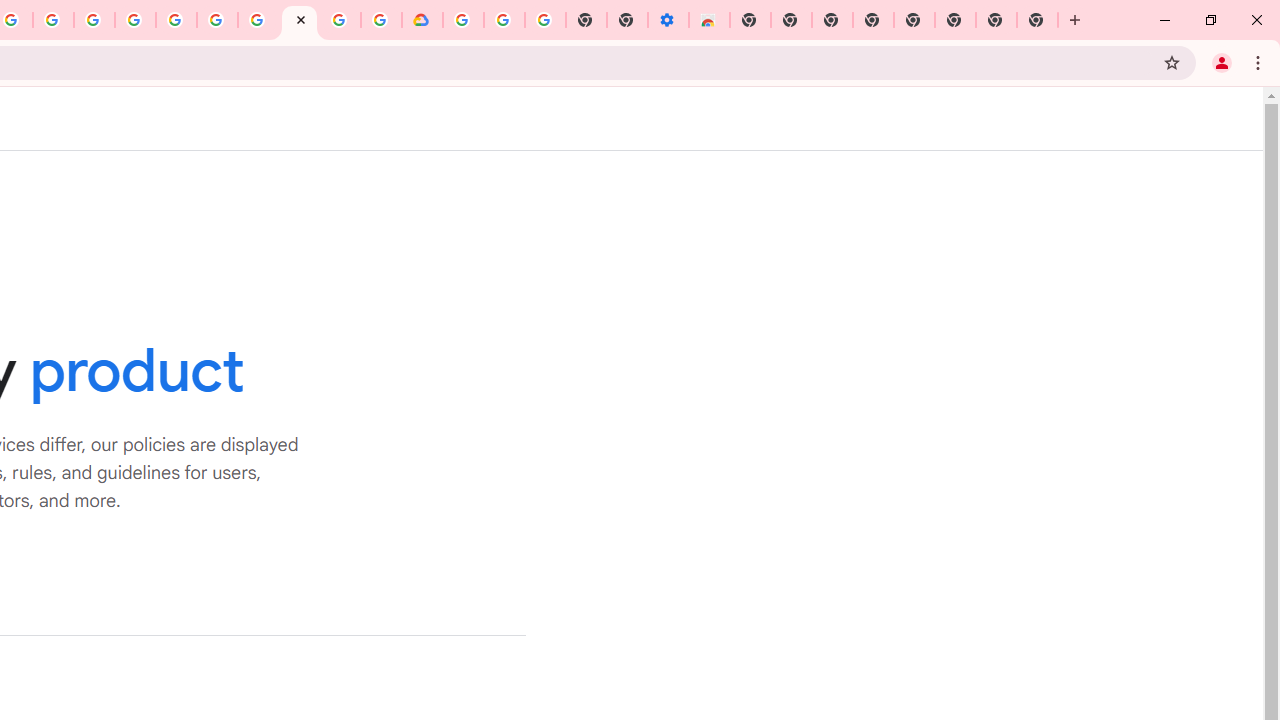 The image size is (1280, 720). I want to click on 'Settings - Accessibility', so click(668, 20).